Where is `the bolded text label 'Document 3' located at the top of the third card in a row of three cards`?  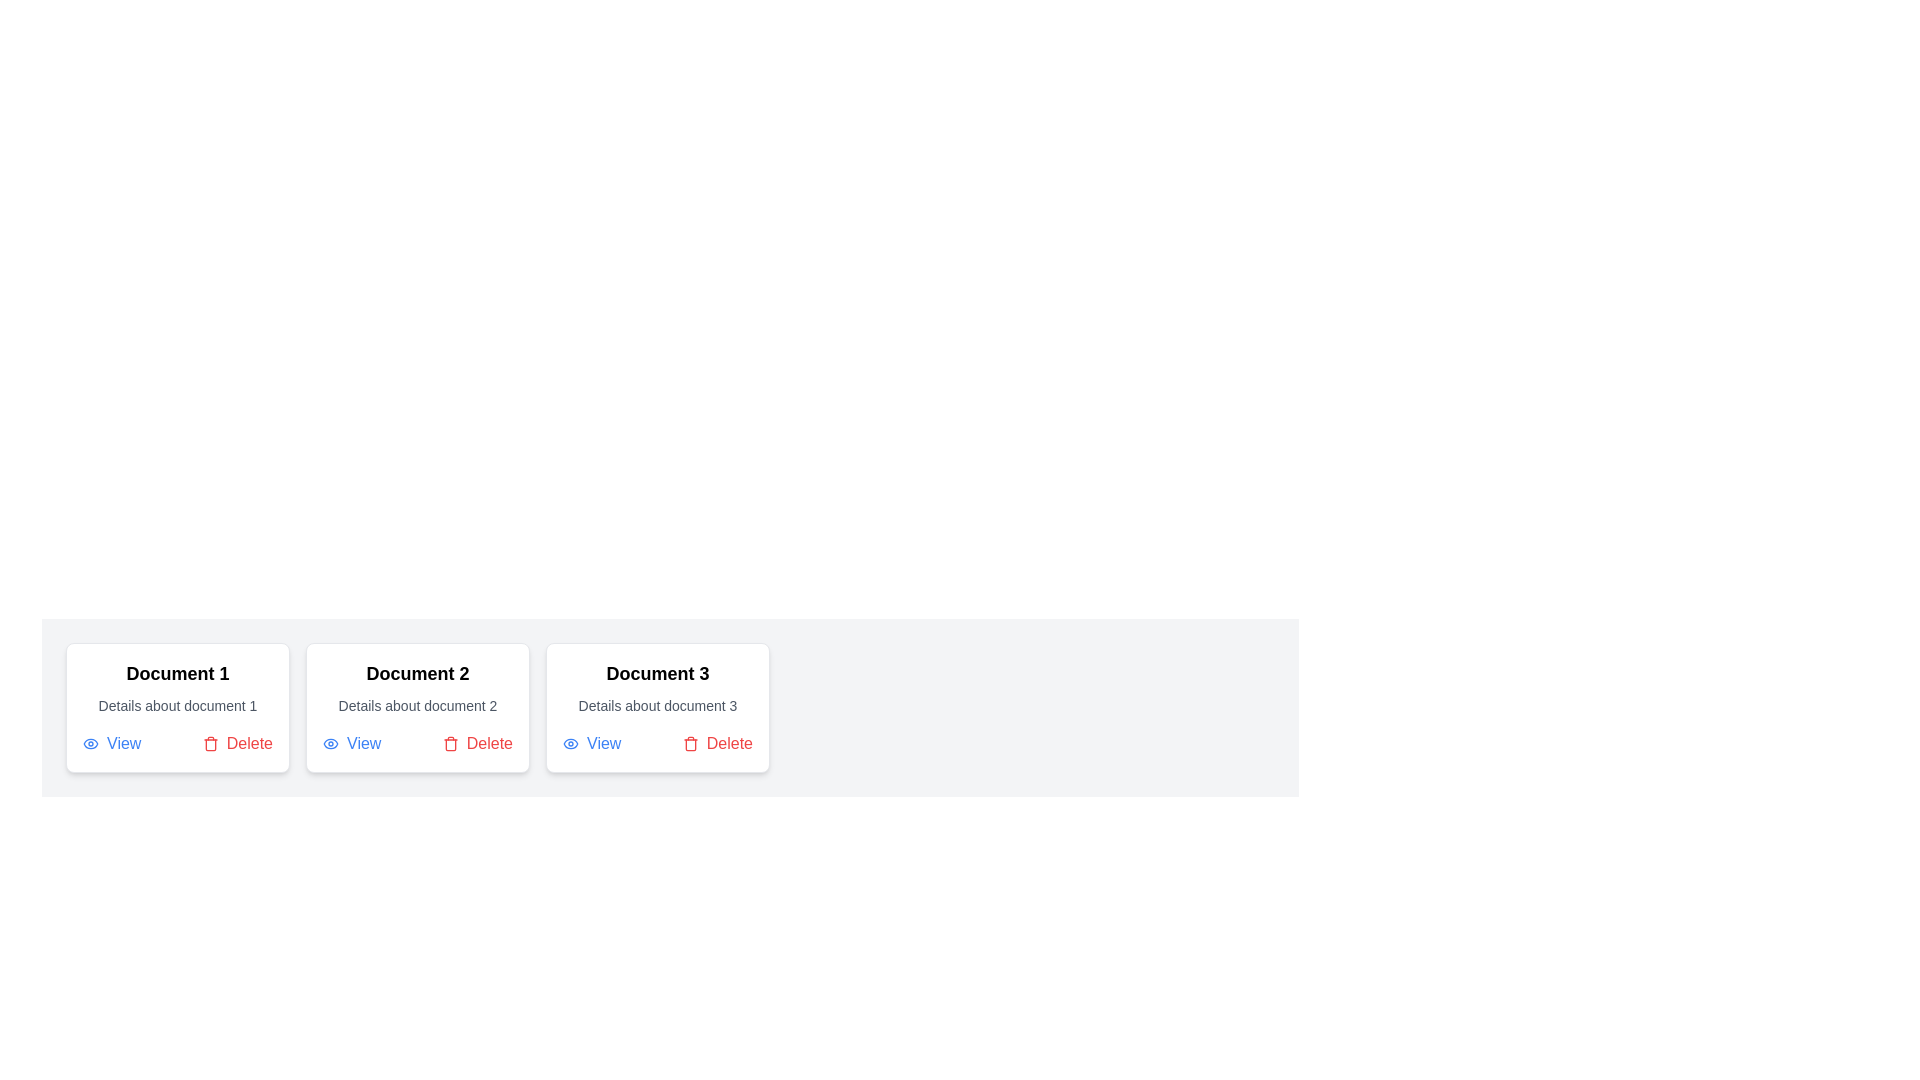
the bolded text label 'Document 3' located at the top of the third card in a row of three cards is located at coordinates (657, 674).